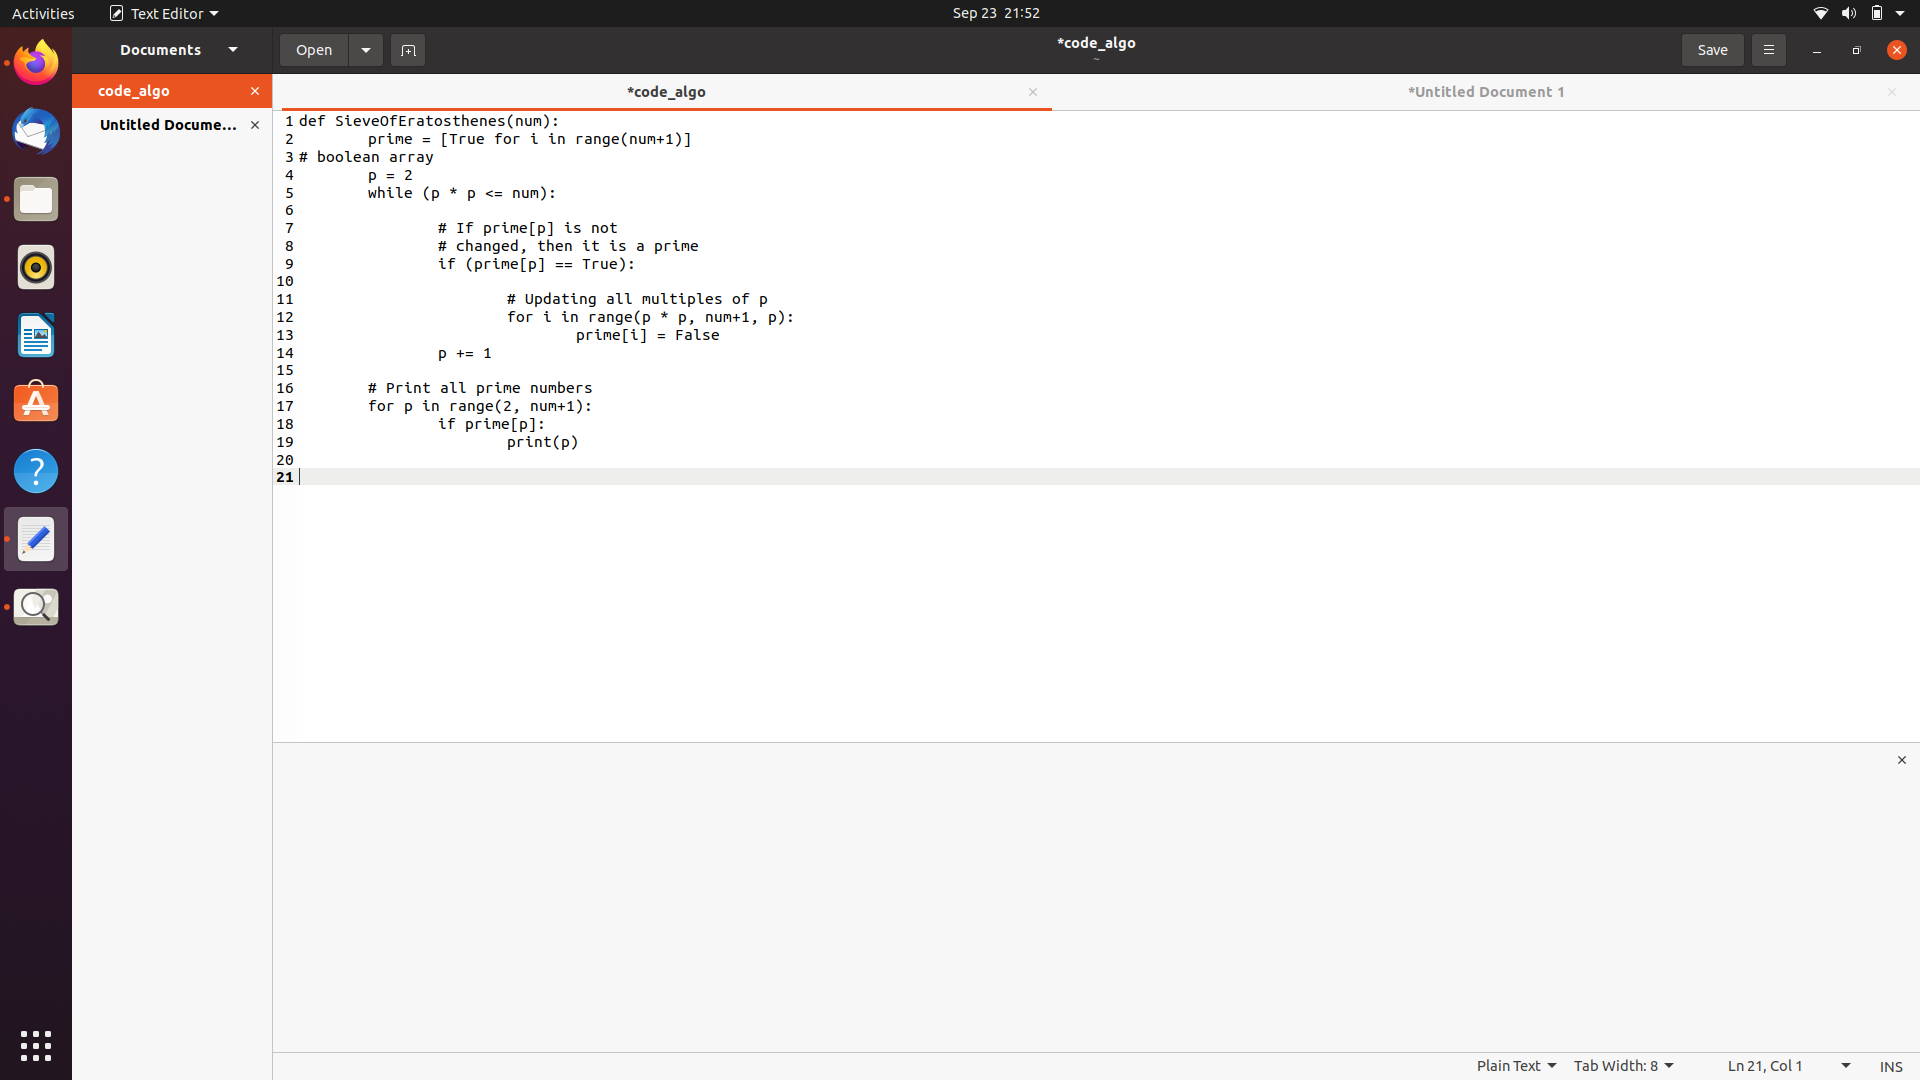  I want to click on Exit the code_algo document from the orange control panel, so click(257, 92).